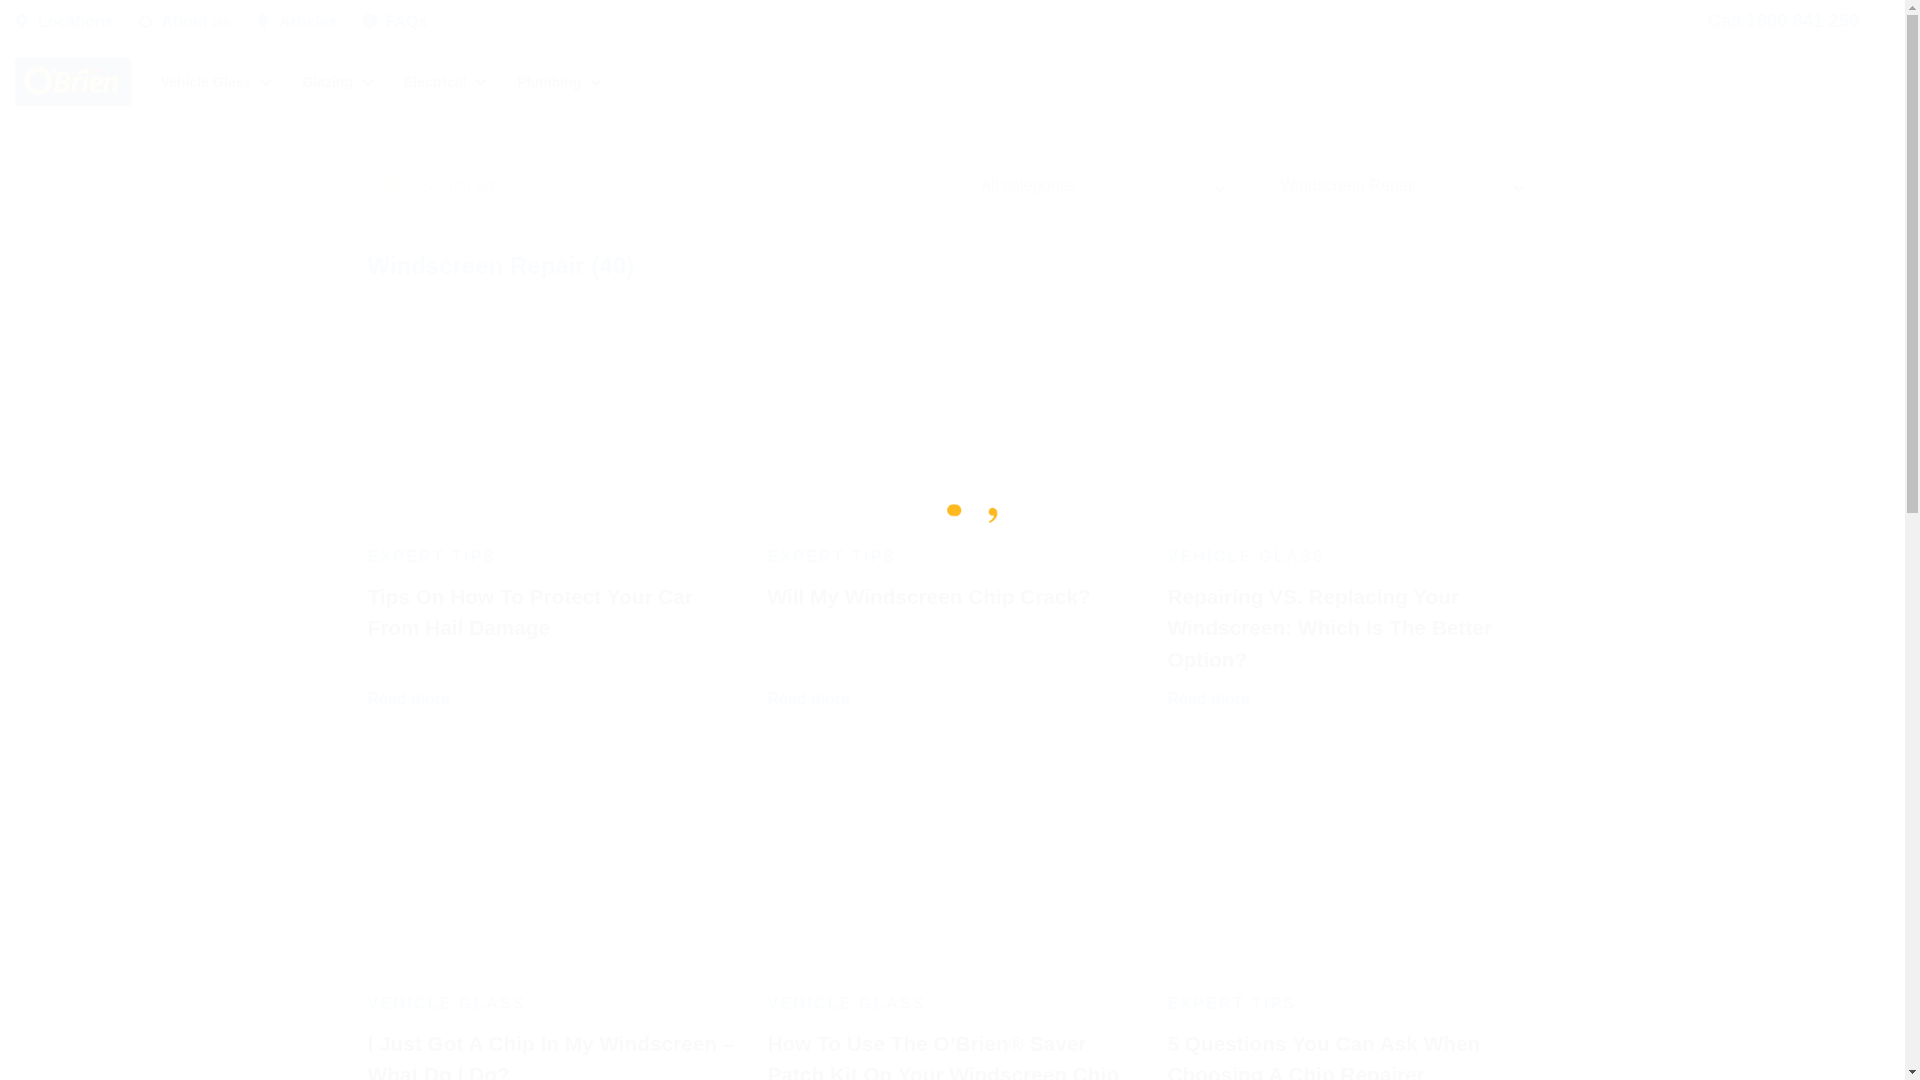 This screenshot has height=1080, width=1920. Describe the element at coordinates (1779, 20) in the screenshot. I see `'Call 1800 841 259'` at that location.